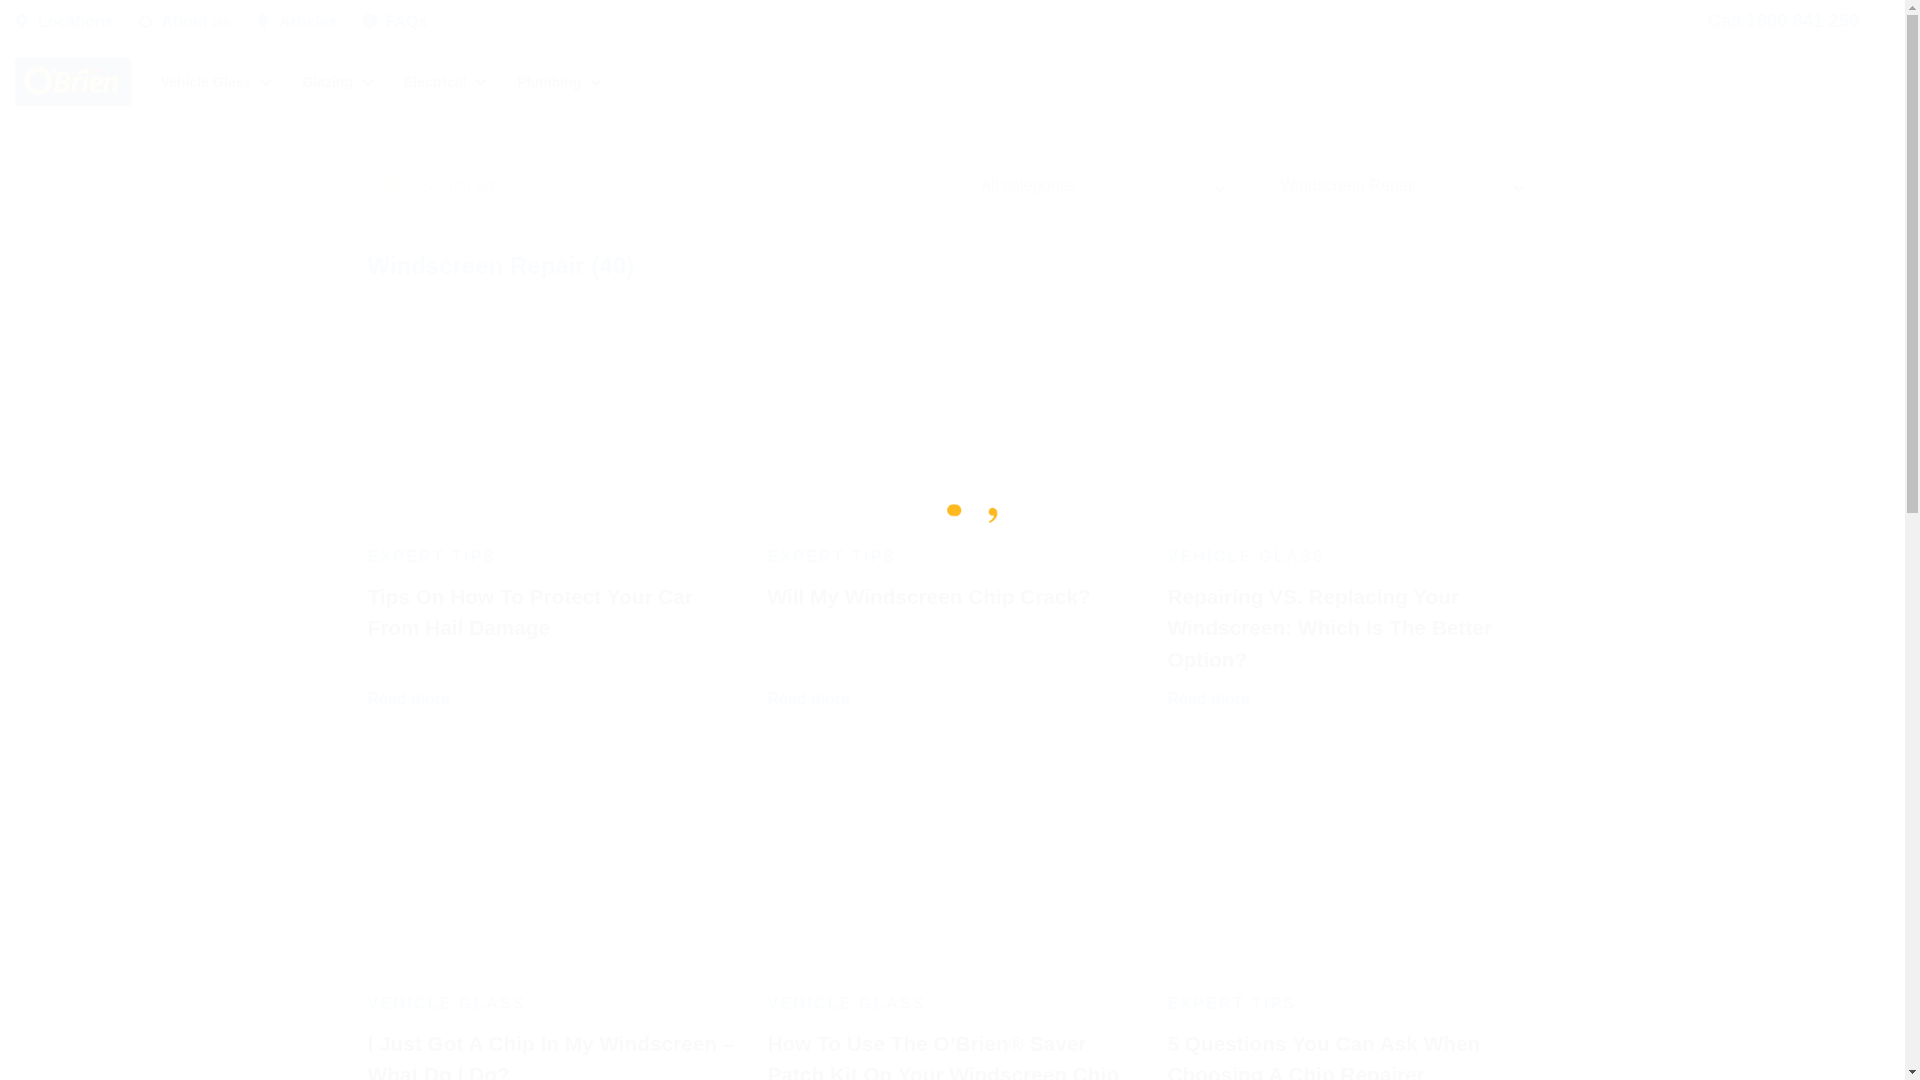 This screenshot has height=1080, width=1920. Describe the element at coordinates (1779, 20) in the screenshot. I see `'Call 1800 841 259'` at that location.